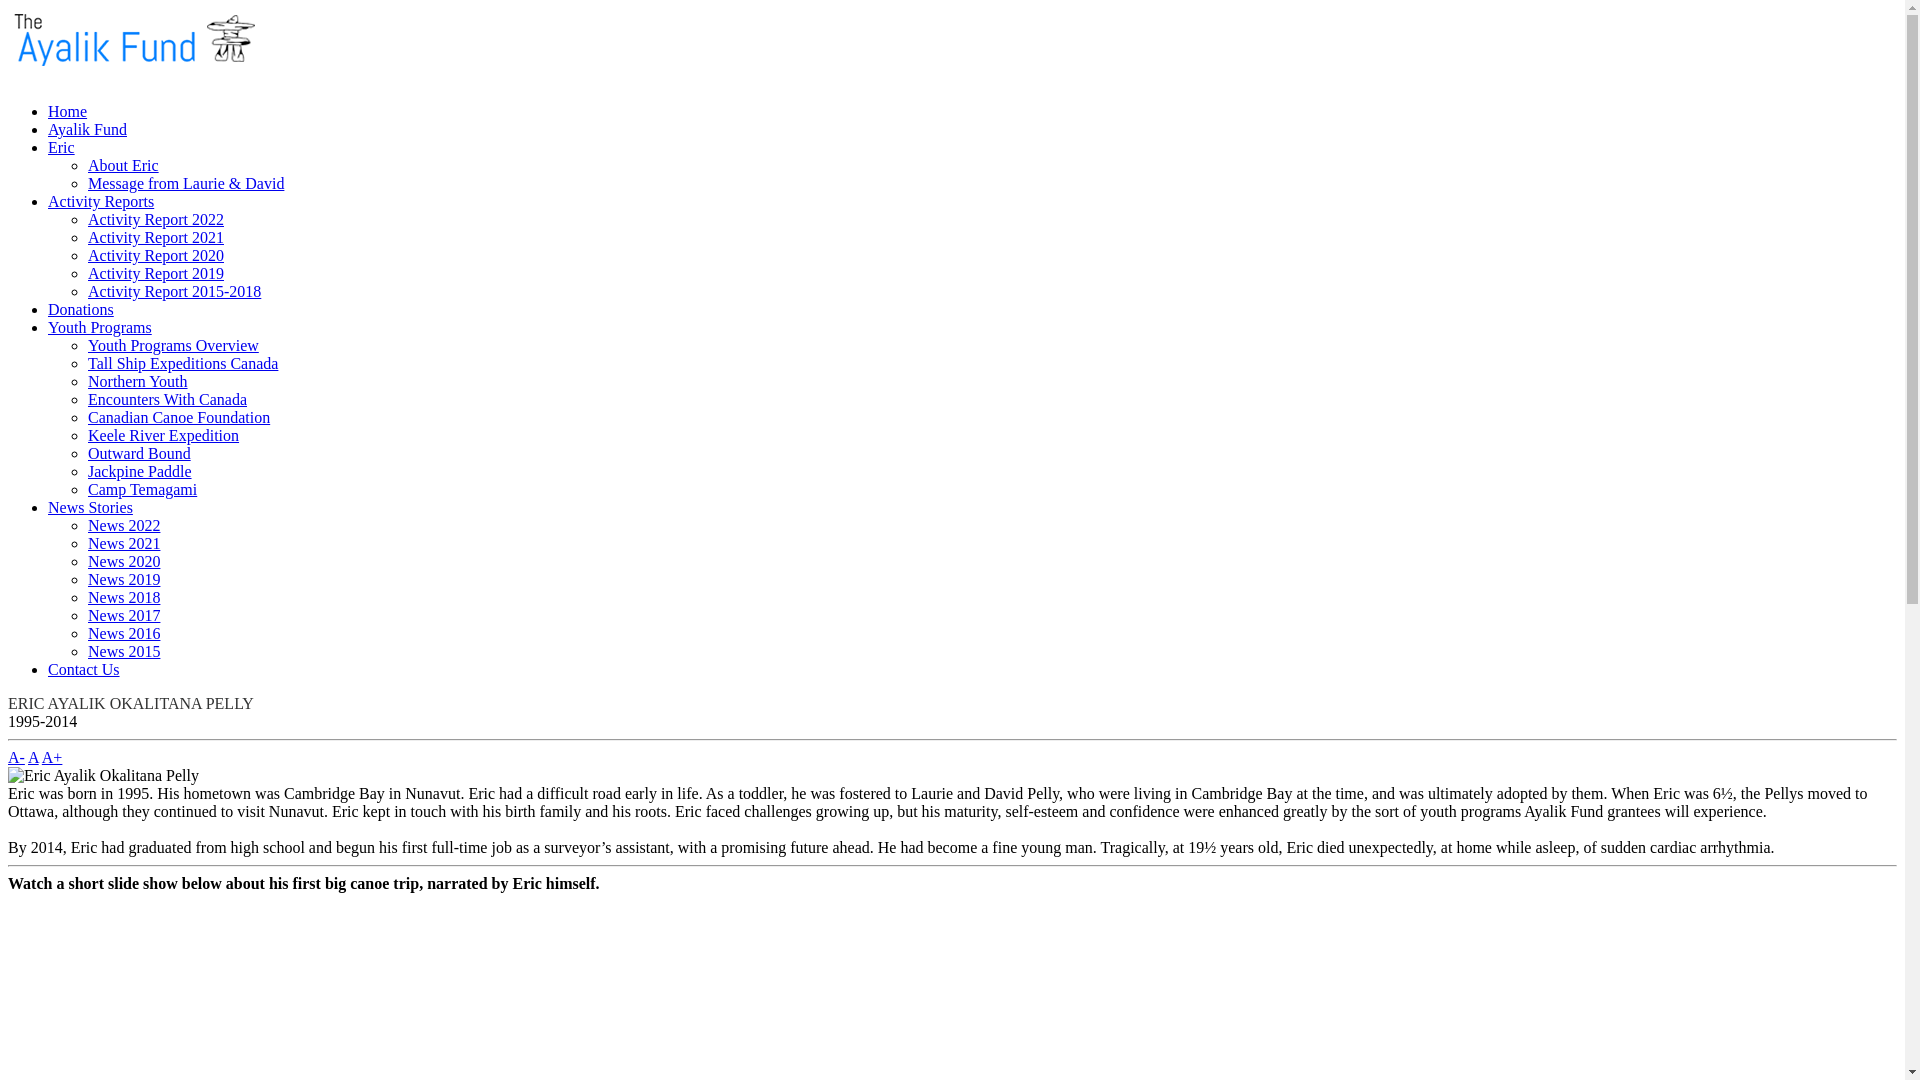  Describe the element at coordinates (141, 489) in the screenshot. I see `'Camp Temagami'` at that location.